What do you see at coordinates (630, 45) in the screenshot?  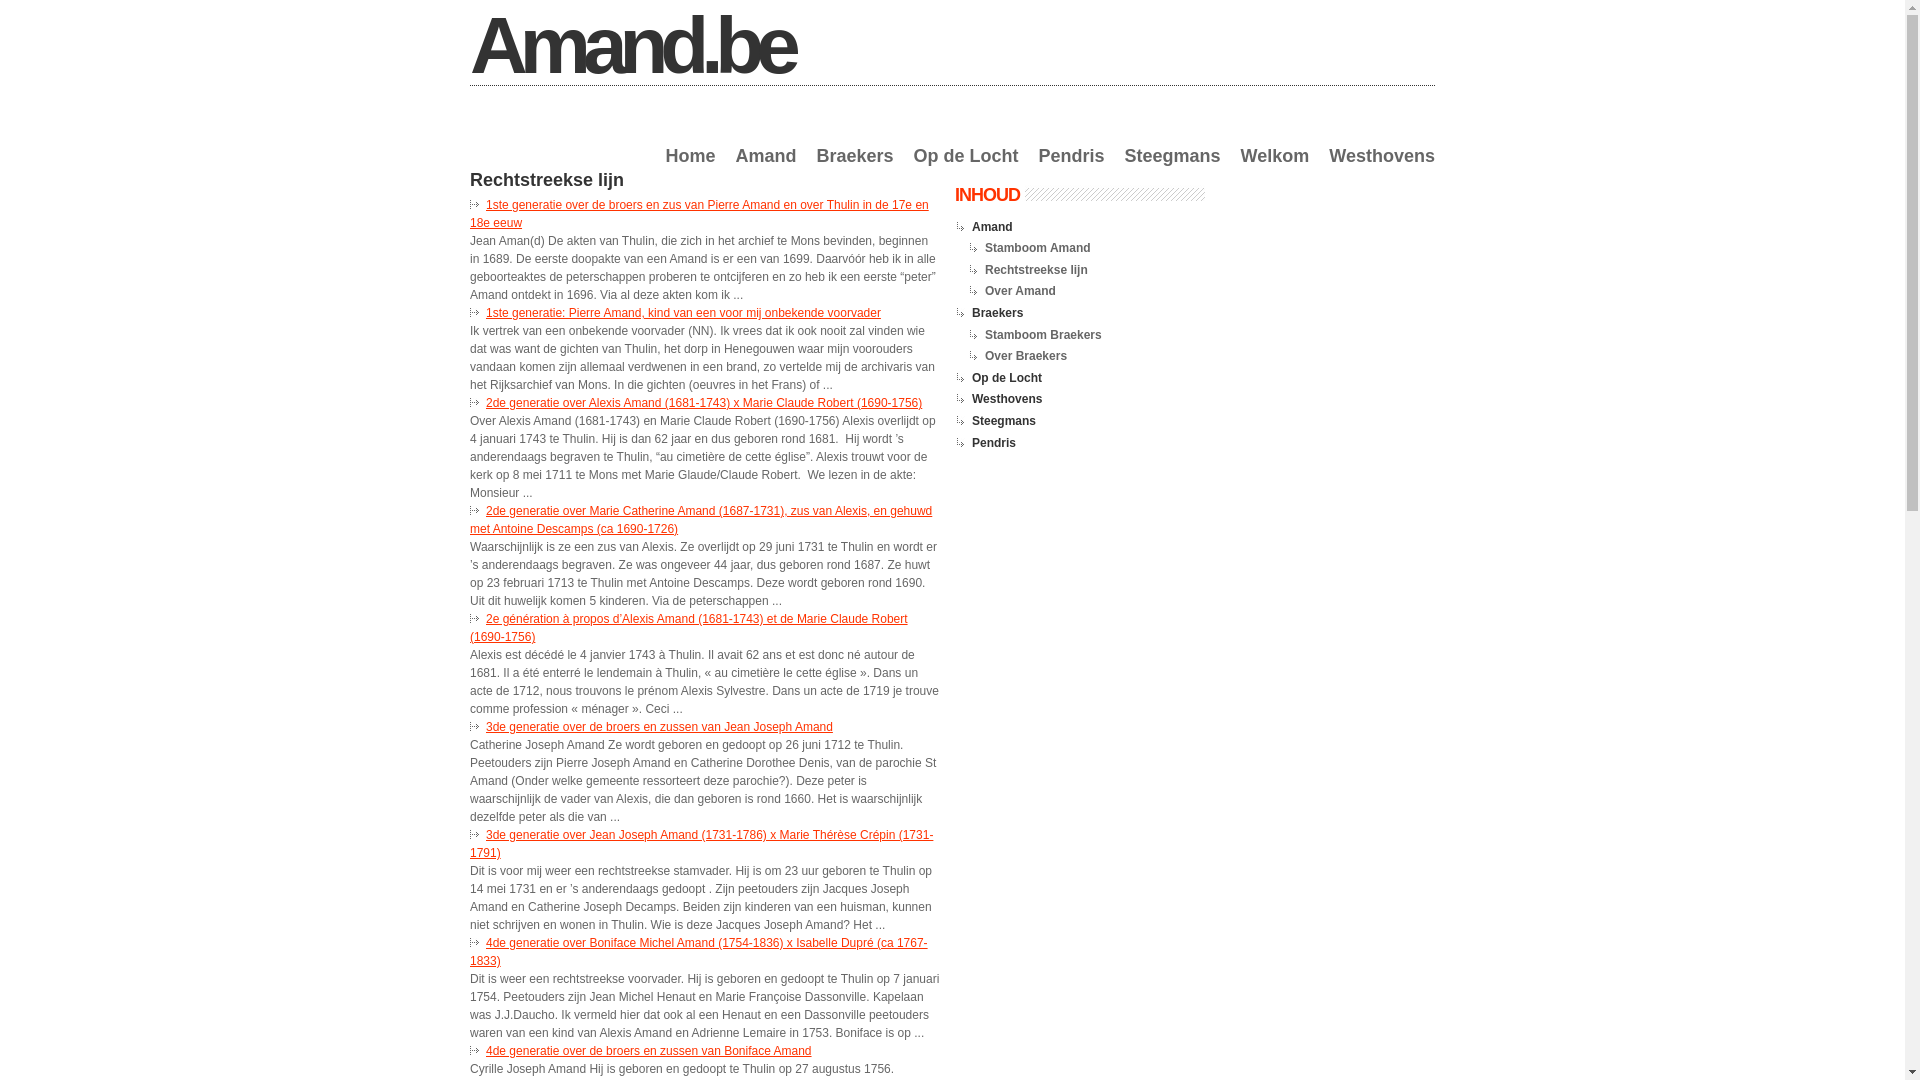 I see `'Amand.be'` at bounding box center [630, 45].